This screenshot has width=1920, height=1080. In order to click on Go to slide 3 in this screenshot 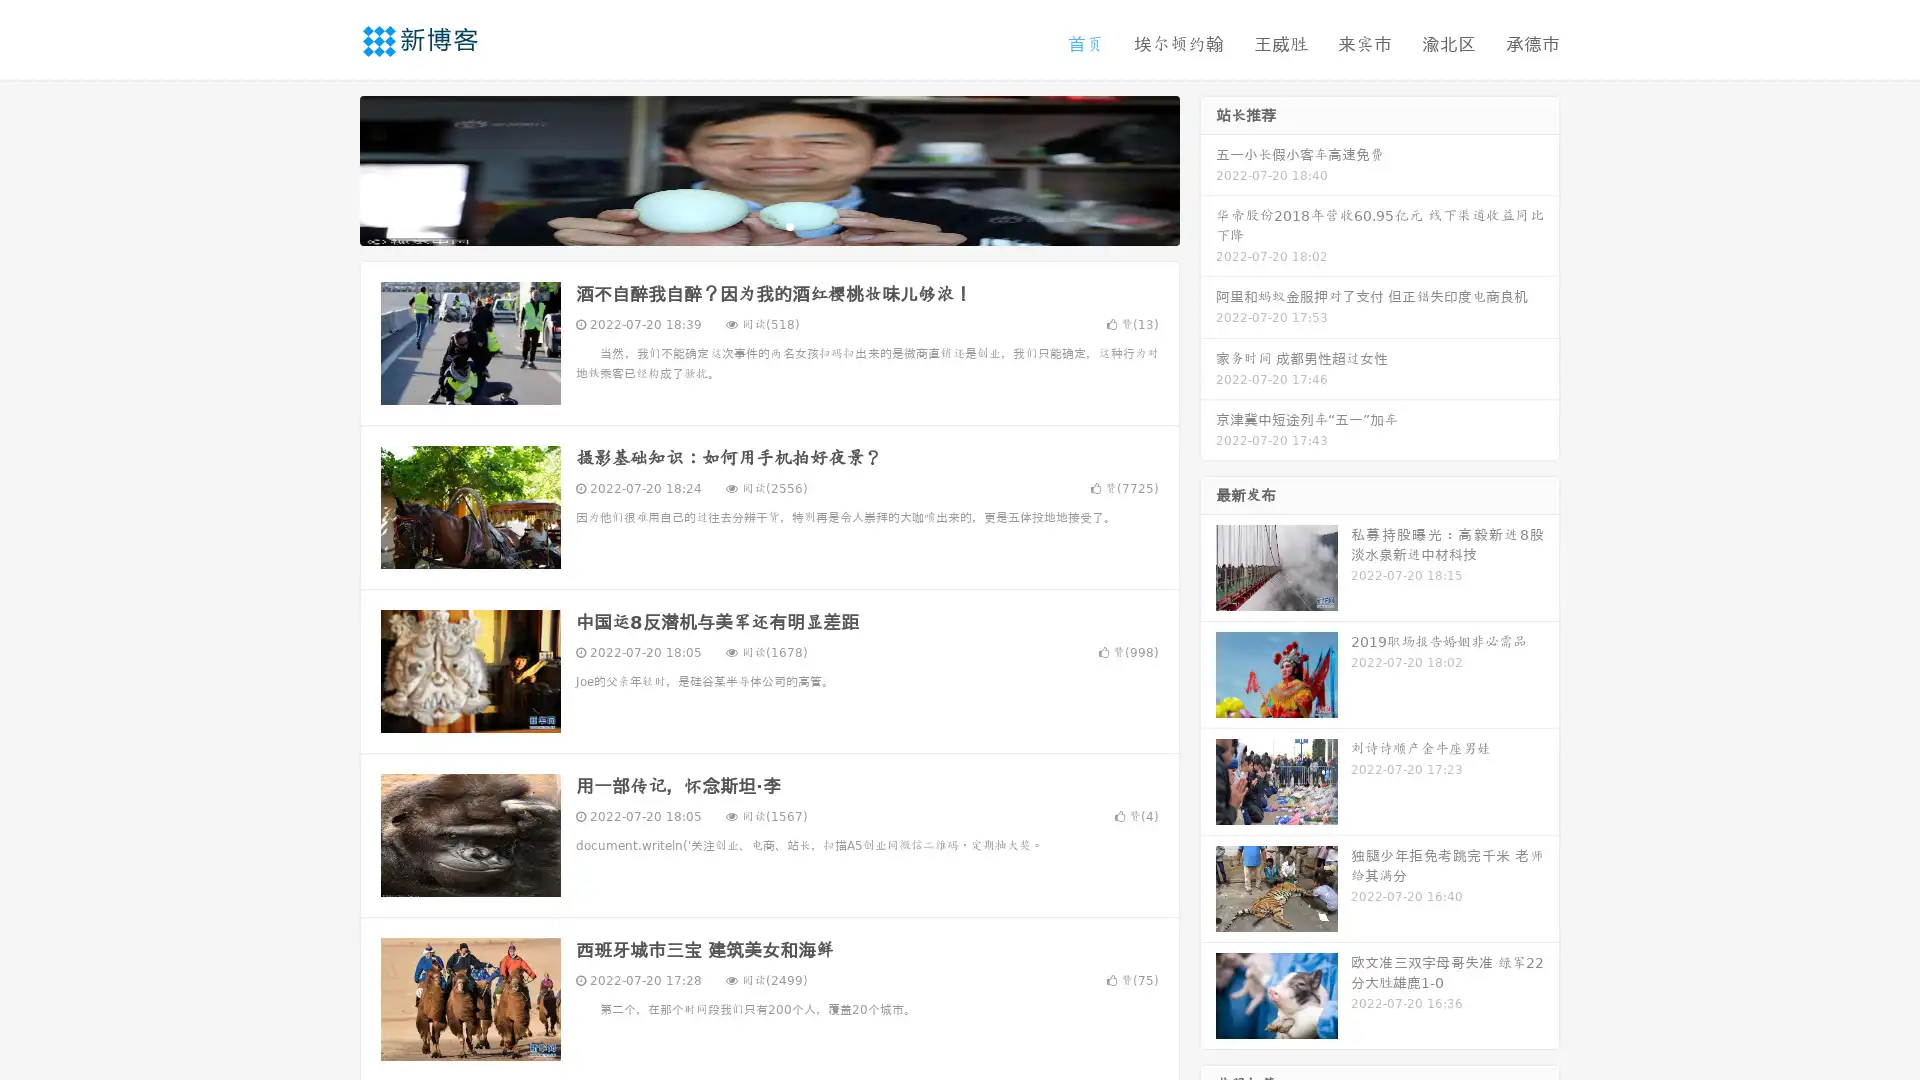, I will do `click(789, 225)`.